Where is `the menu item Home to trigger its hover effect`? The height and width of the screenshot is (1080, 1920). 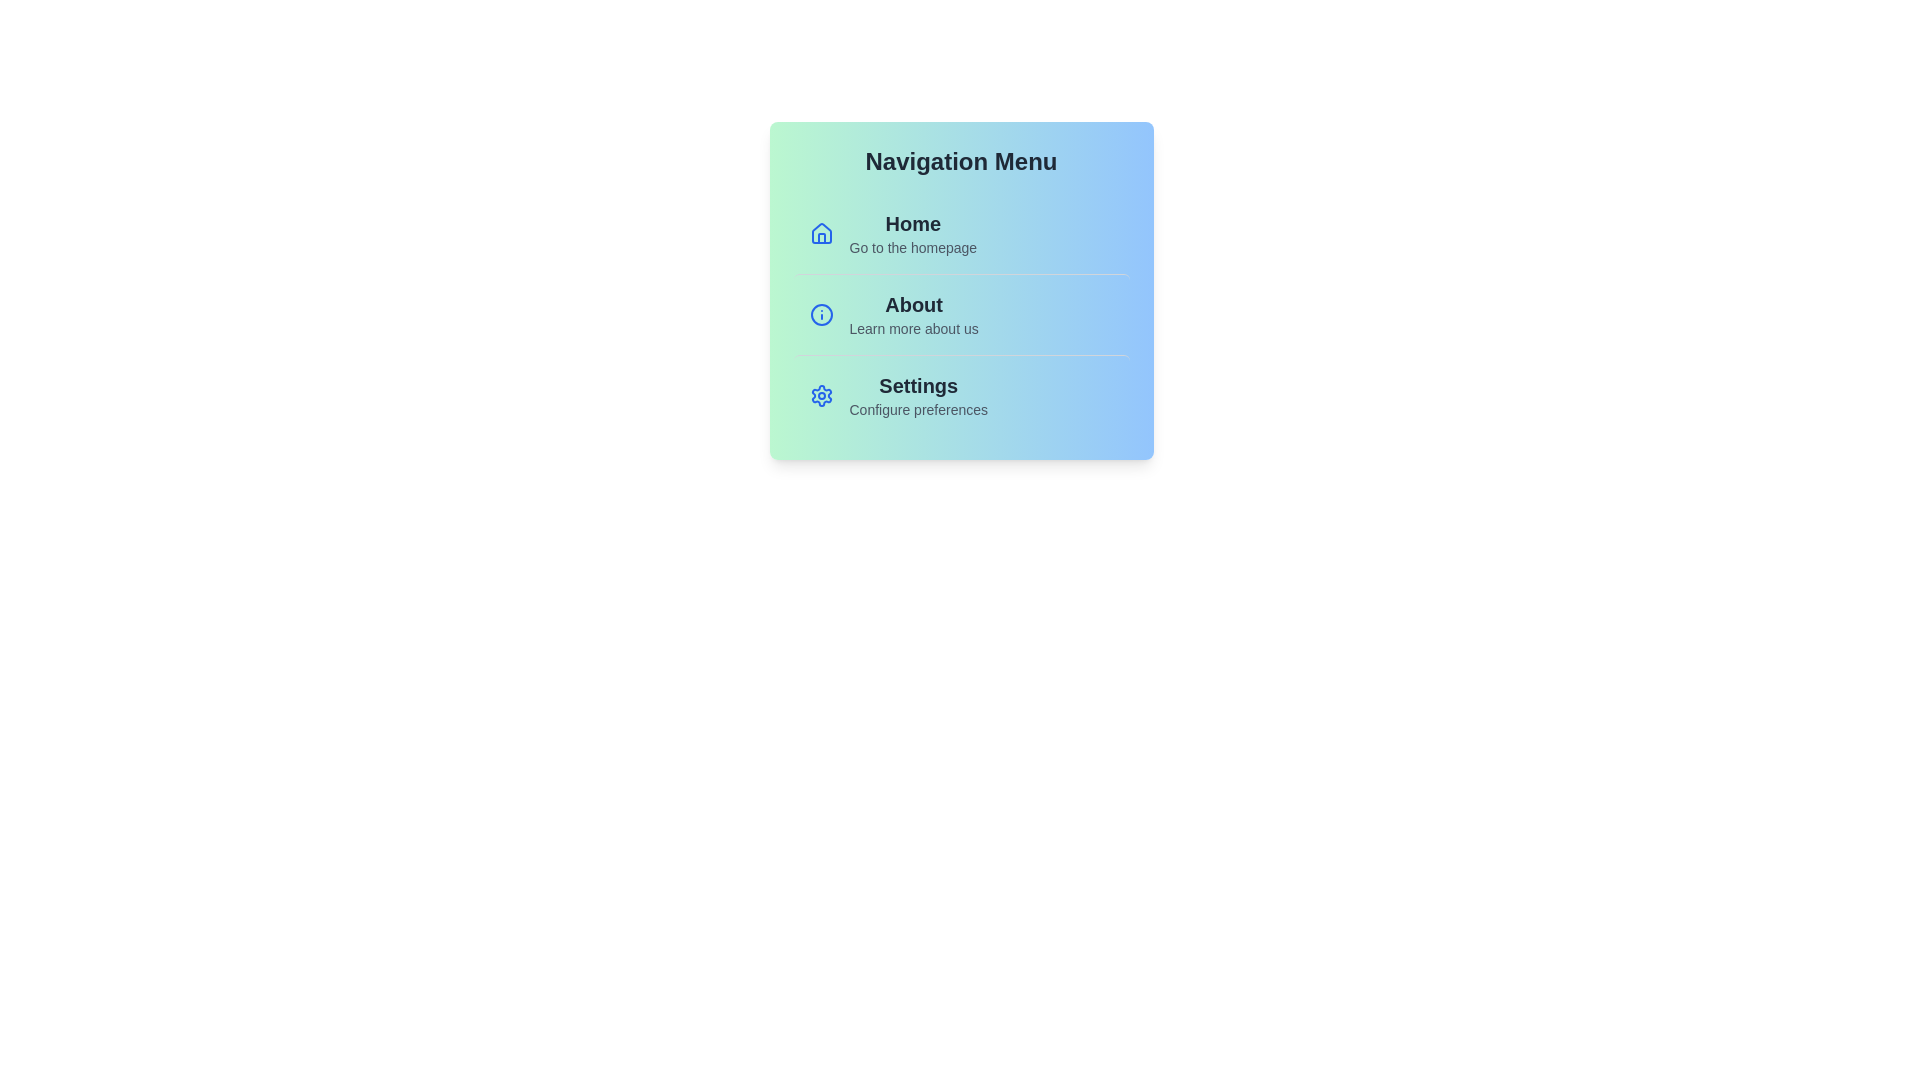 the menu item Home to trigger its hover effect is located at coordinates (961, 233).